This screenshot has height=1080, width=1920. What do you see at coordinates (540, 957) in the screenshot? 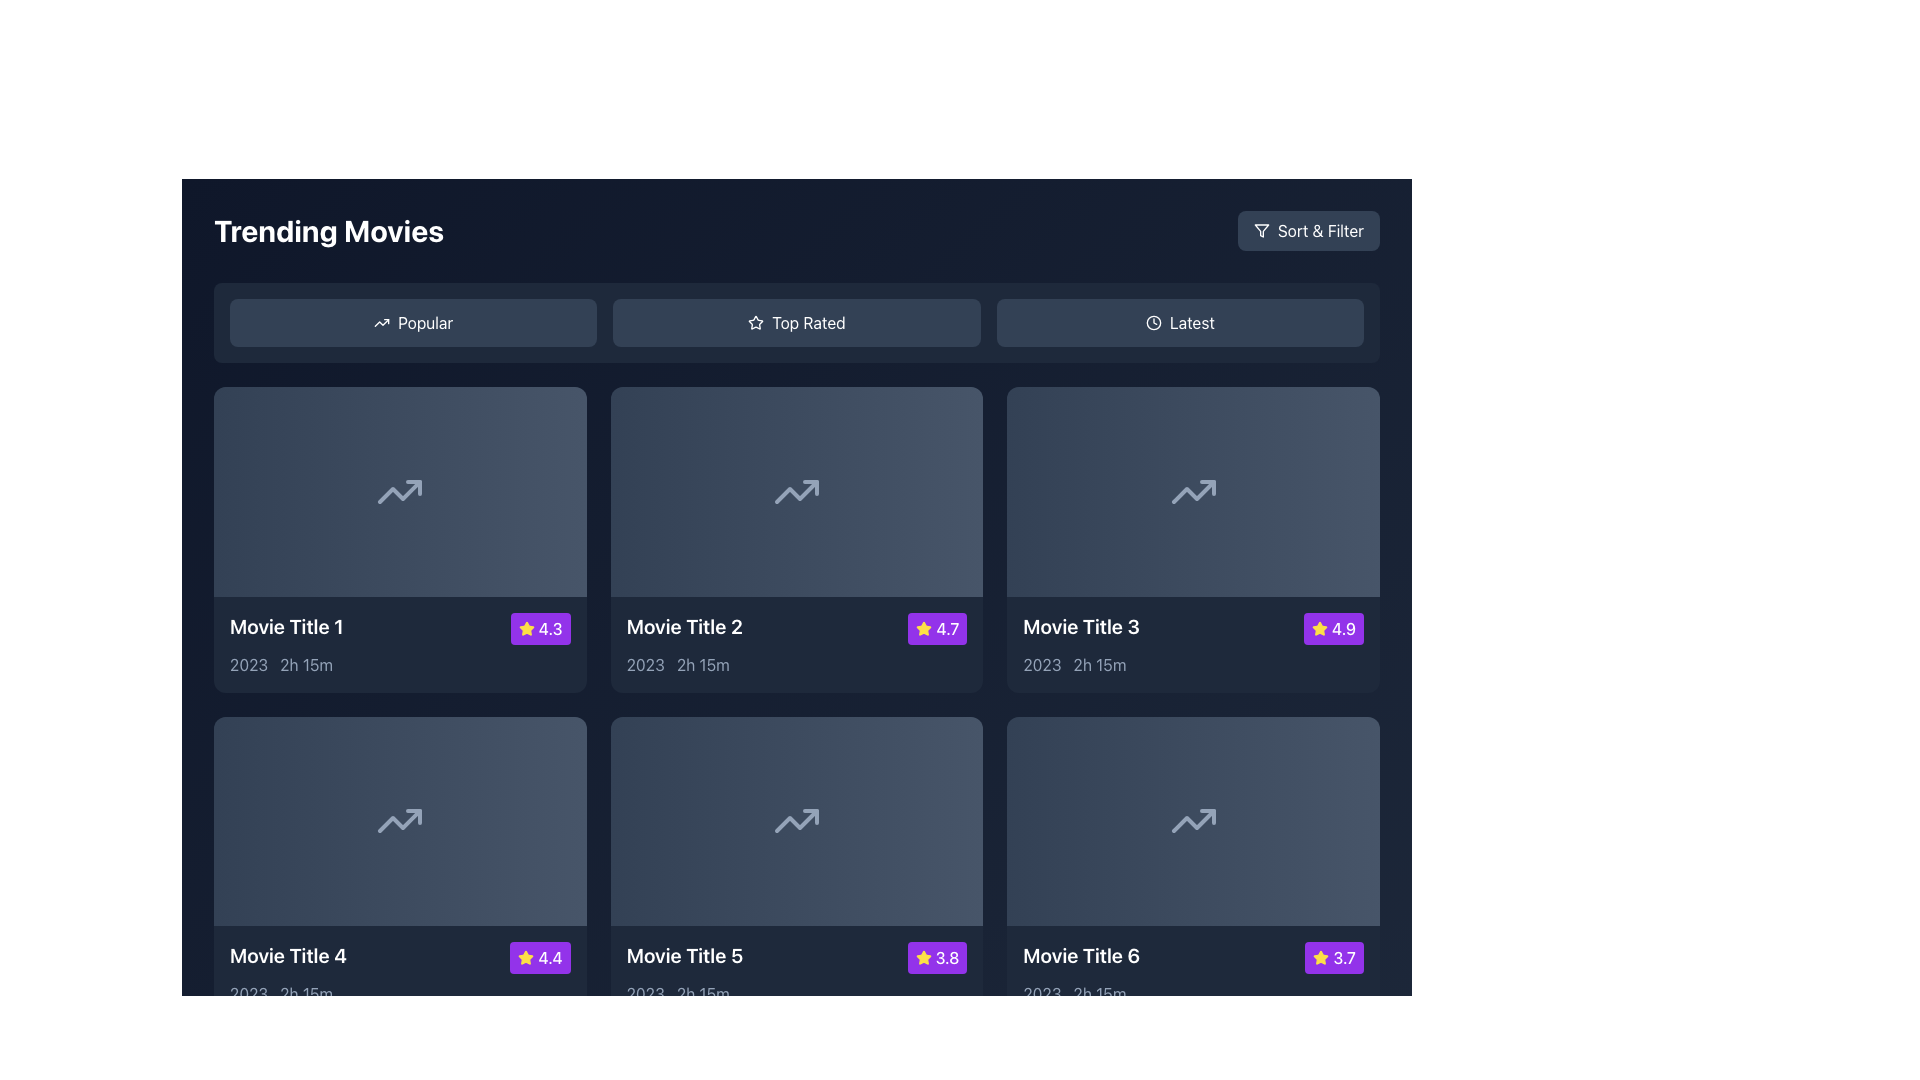
I see `the Rating Badge displaying '4.4' with a star icon, located in the bottom-right corner of the card for 'Movie Title 4'` at bounding box center [540, 957].